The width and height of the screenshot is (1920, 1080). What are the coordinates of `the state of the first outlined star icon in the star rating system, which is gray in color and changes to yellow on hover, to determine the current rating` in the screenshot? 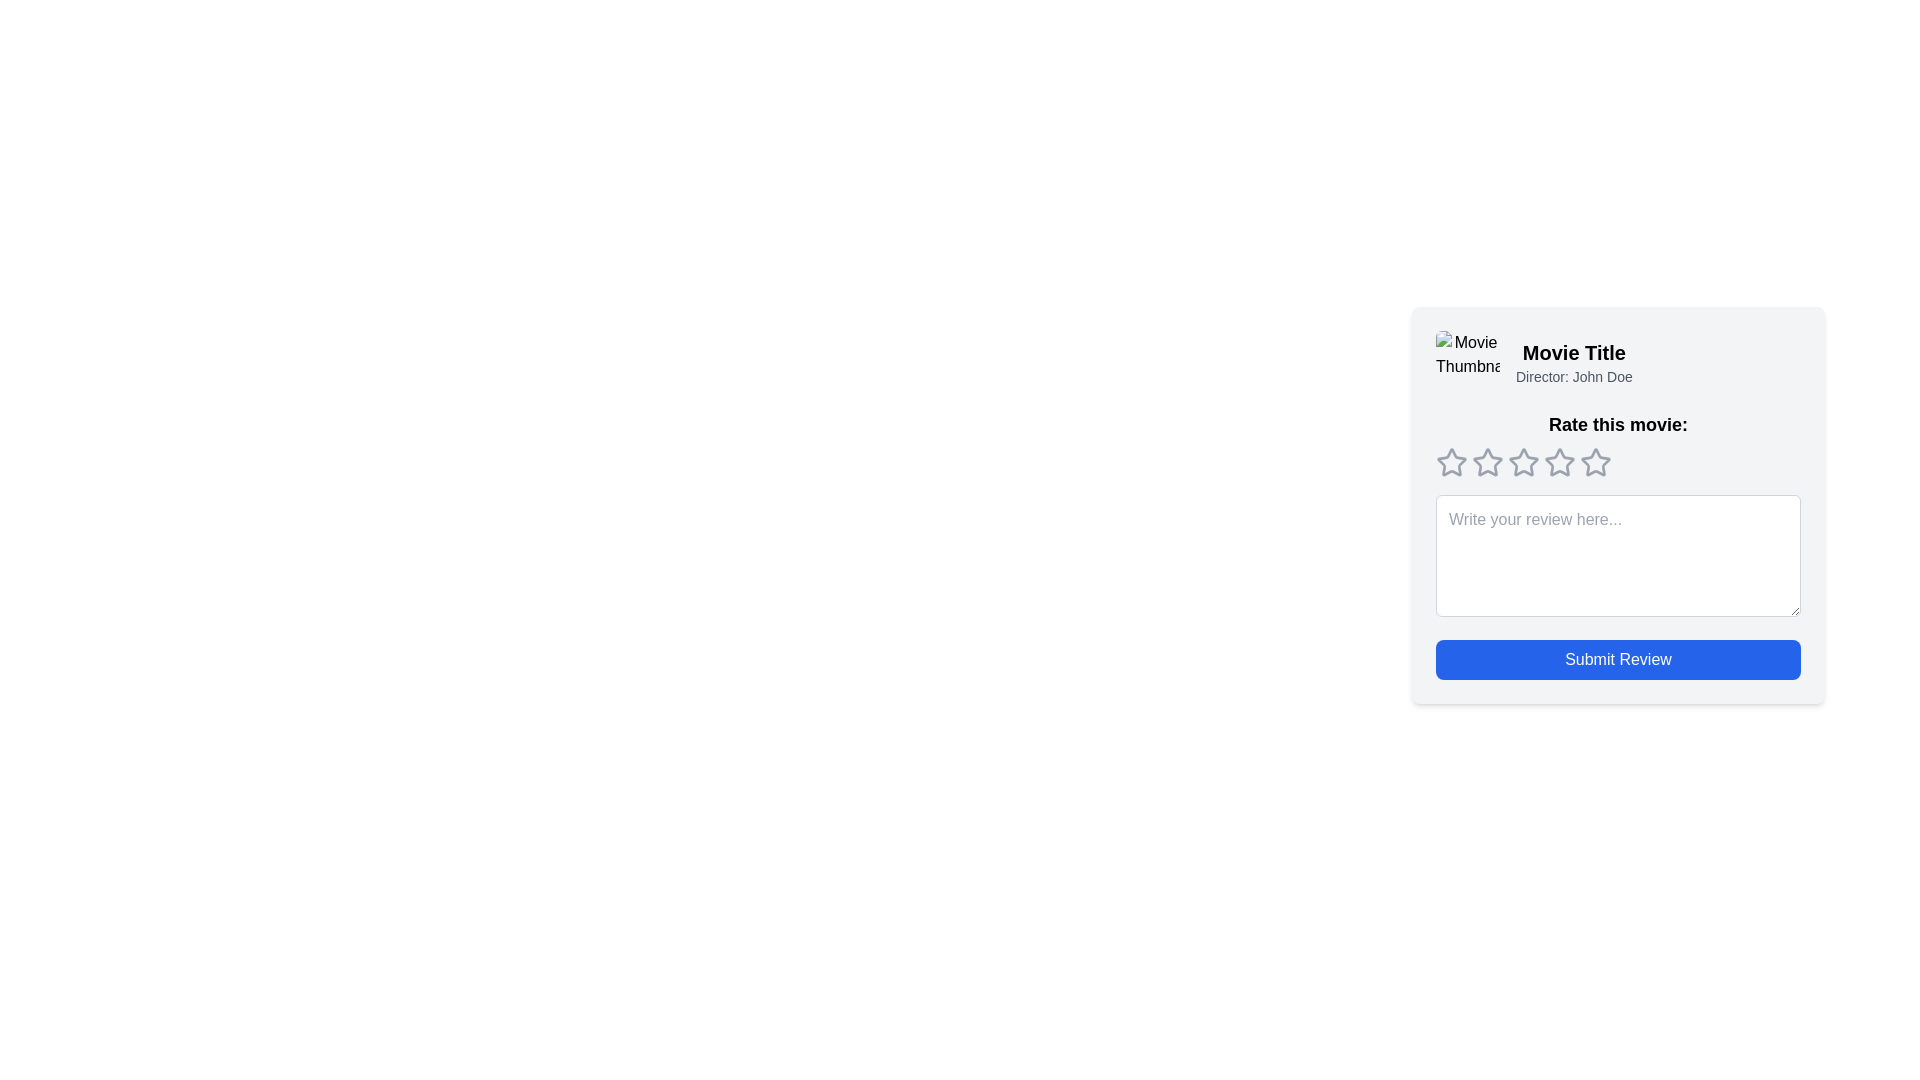 It's located at (1451, 462).